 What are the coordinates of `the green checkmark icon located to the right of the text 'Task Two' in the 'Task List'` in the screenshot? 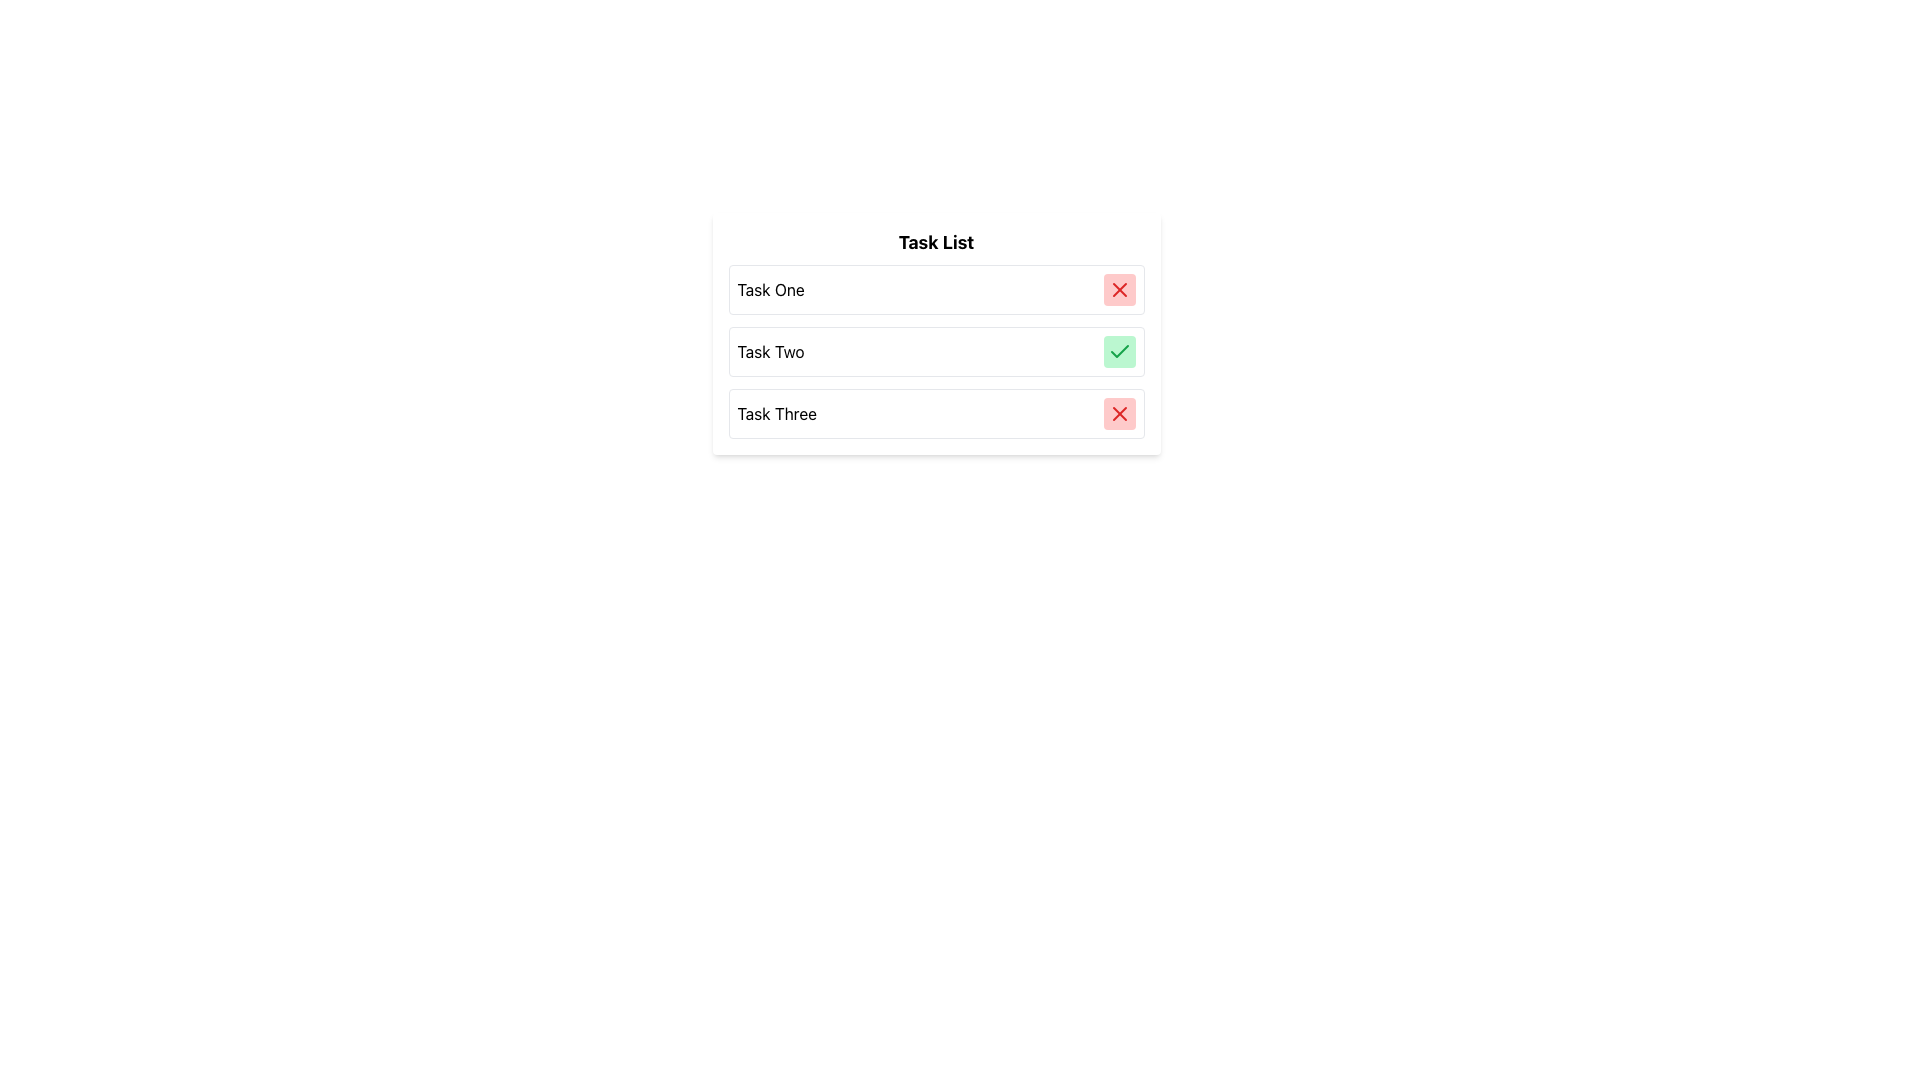 It's located at (1118, 350).